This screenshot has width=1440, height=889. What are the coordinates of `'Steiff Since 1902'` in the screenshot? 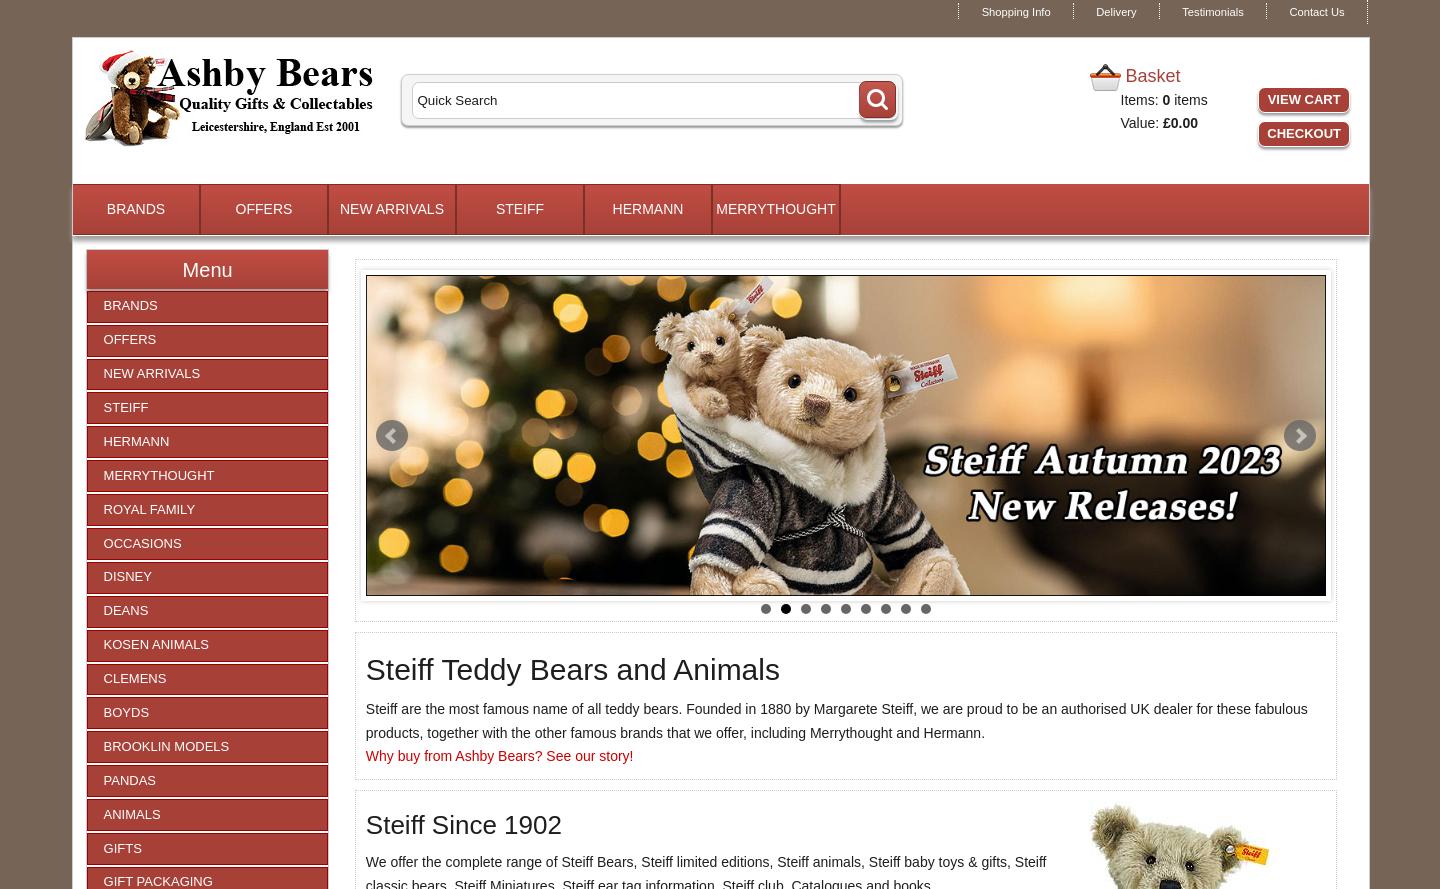 It's located at (462, 824).